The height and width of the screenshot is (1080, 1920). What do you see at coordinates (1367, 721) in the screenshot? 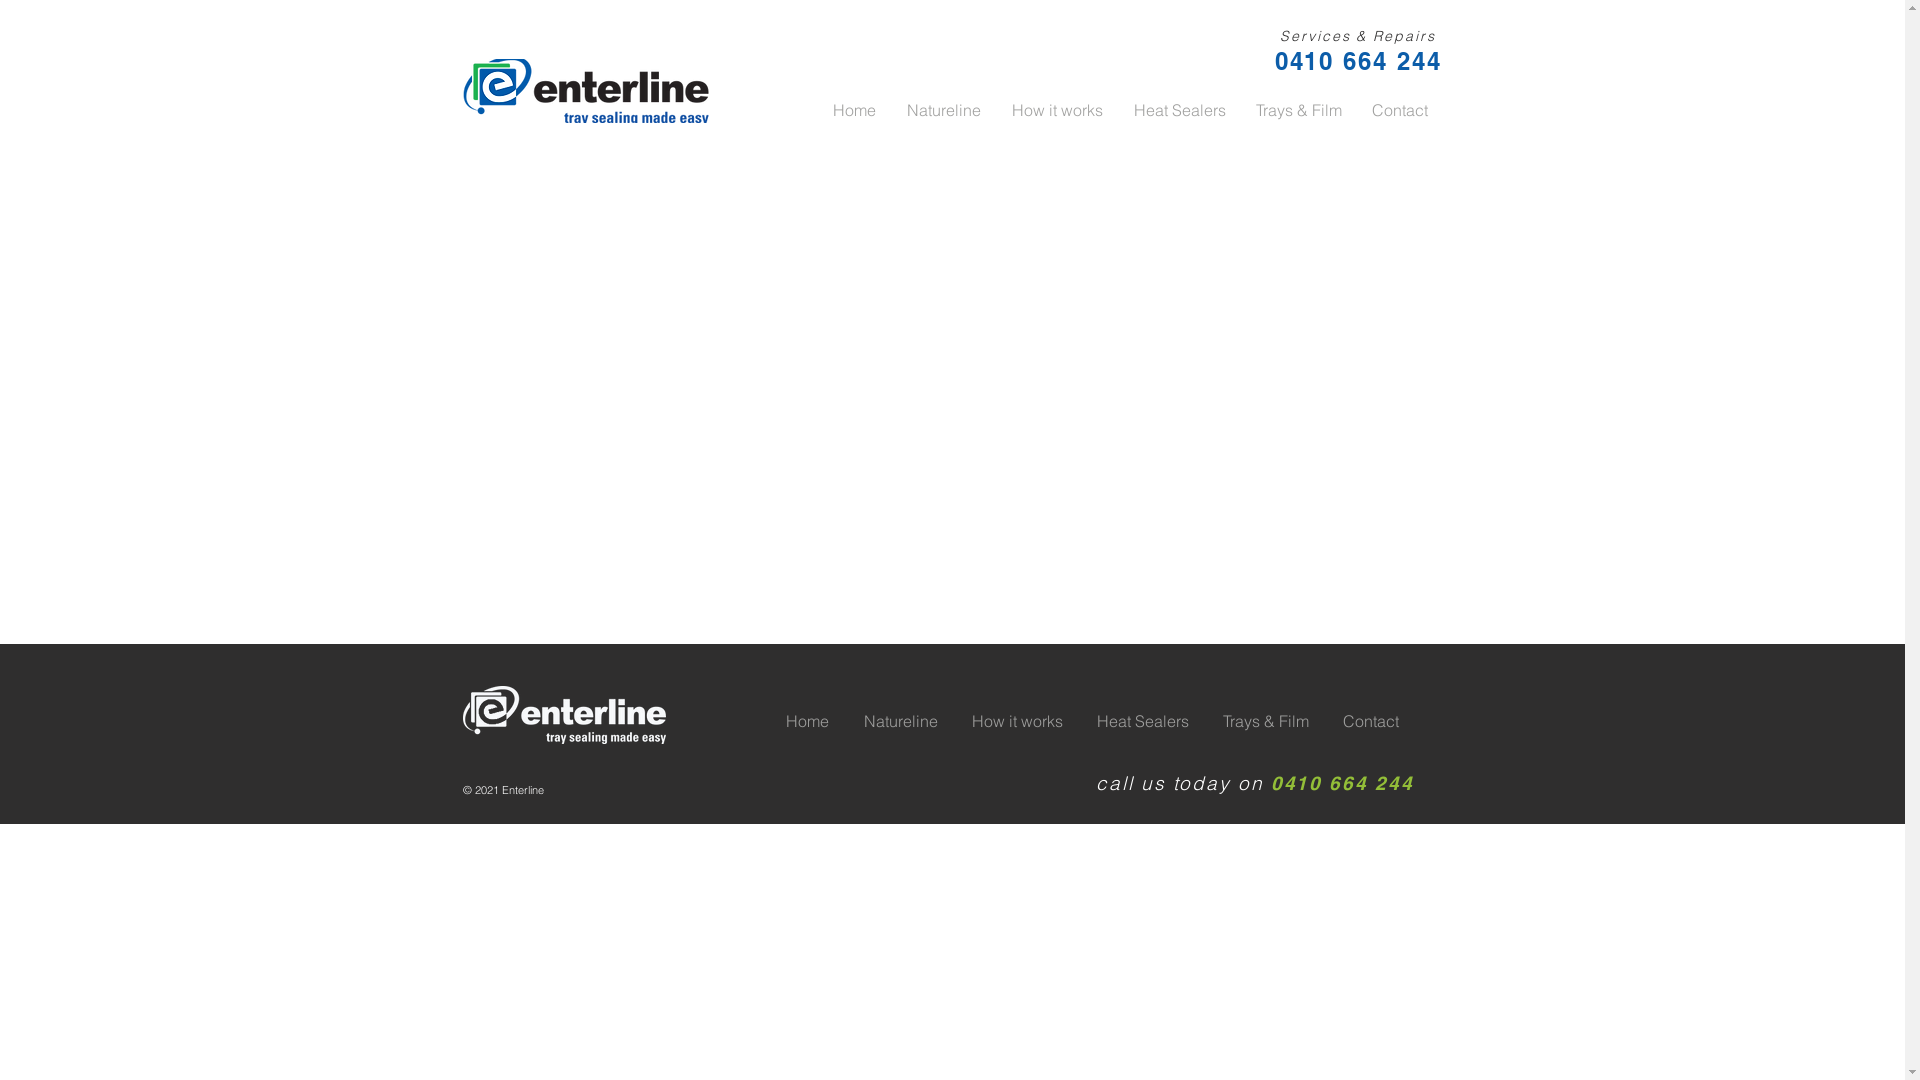
I see `'Contact'` at bounding box center [1367, 721].